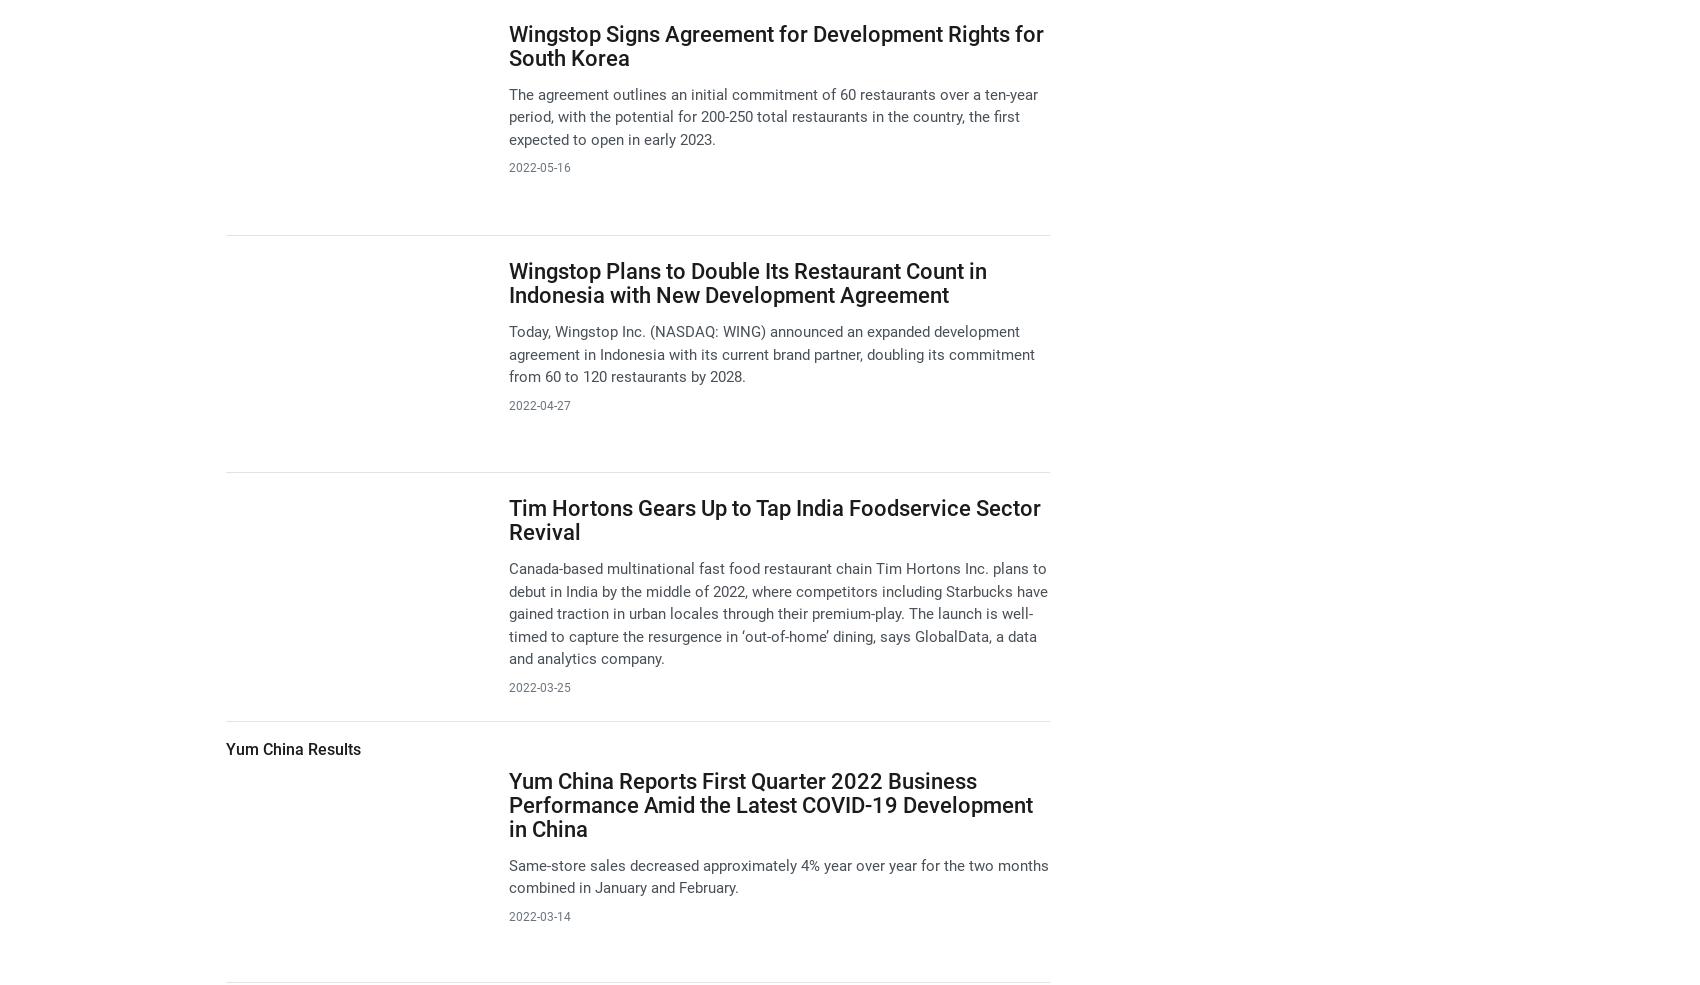 The height and width of the screenshot is (985, 1700). What do you see at coordinates (771, 116) in the screenshot?
I see `'The agreement outlines an initial commitment of 60 restaurants over a ten-year period, with the potential for 200-250 total restaurants in the country, the first expected to open in early 2023.'` at bounding box center [771, 116].